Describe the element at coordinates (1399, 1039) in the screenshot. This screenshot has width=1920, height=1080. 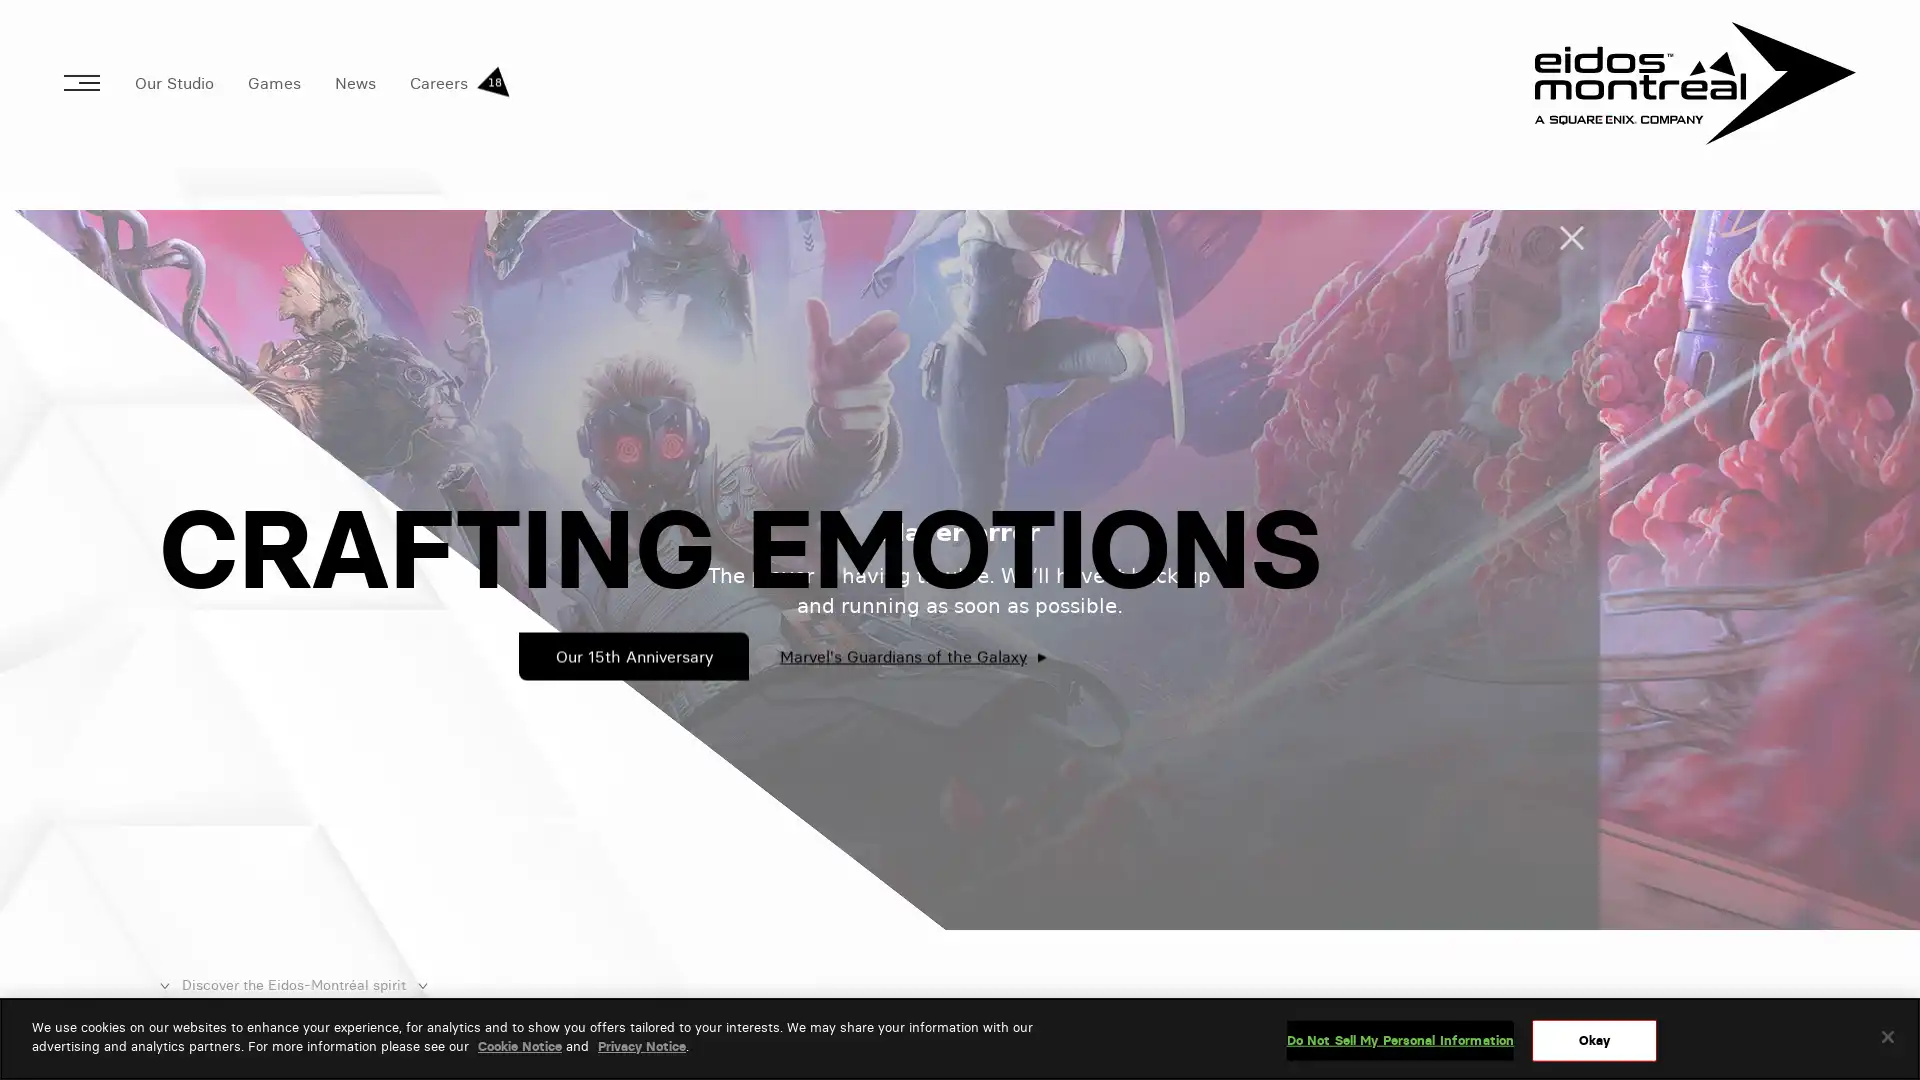
I see `Do Not Sell My Personal Information` at that location.